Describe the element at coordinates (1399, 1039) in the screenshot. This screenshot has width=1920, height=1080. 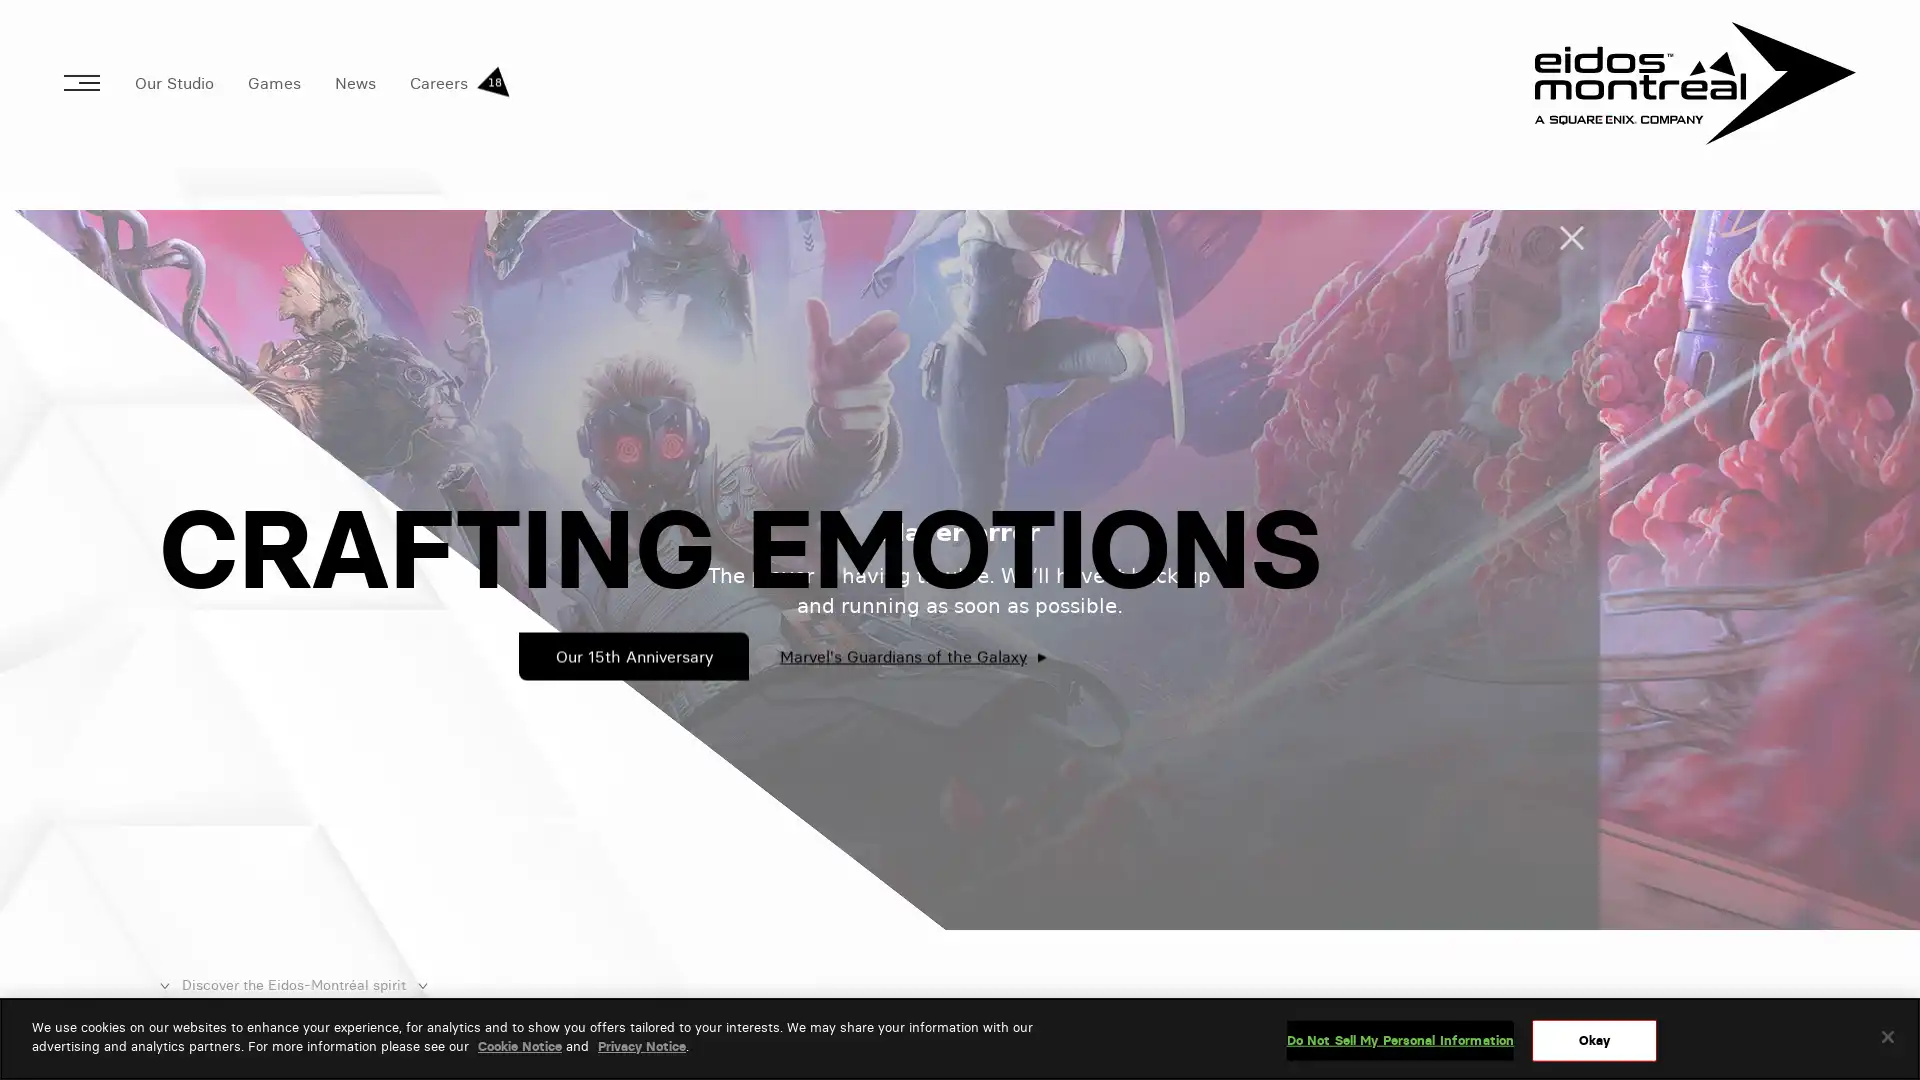
I see `Do Not Sell My Personal Information` at that location.